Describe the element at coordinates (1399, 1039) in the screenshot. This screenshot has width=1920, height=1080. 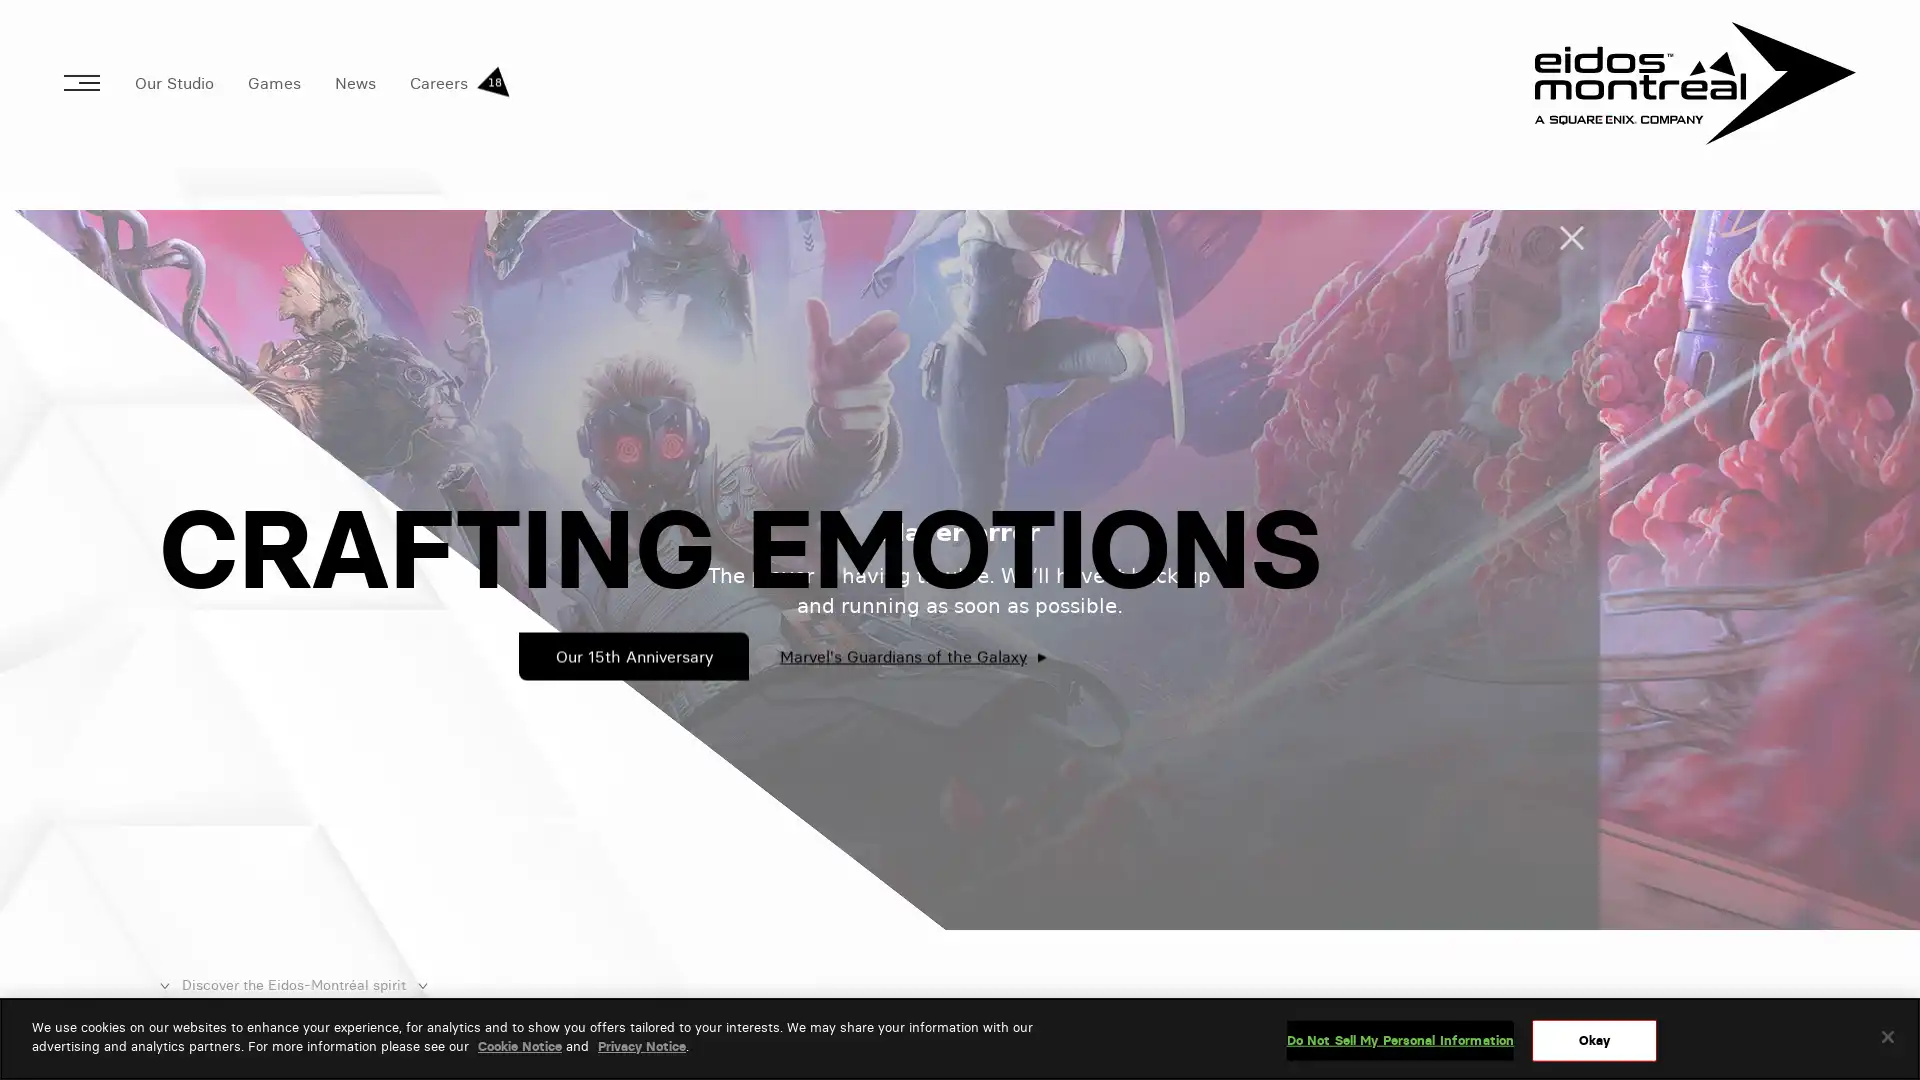
I see `Do Not Sell My Personal Information` at that location.